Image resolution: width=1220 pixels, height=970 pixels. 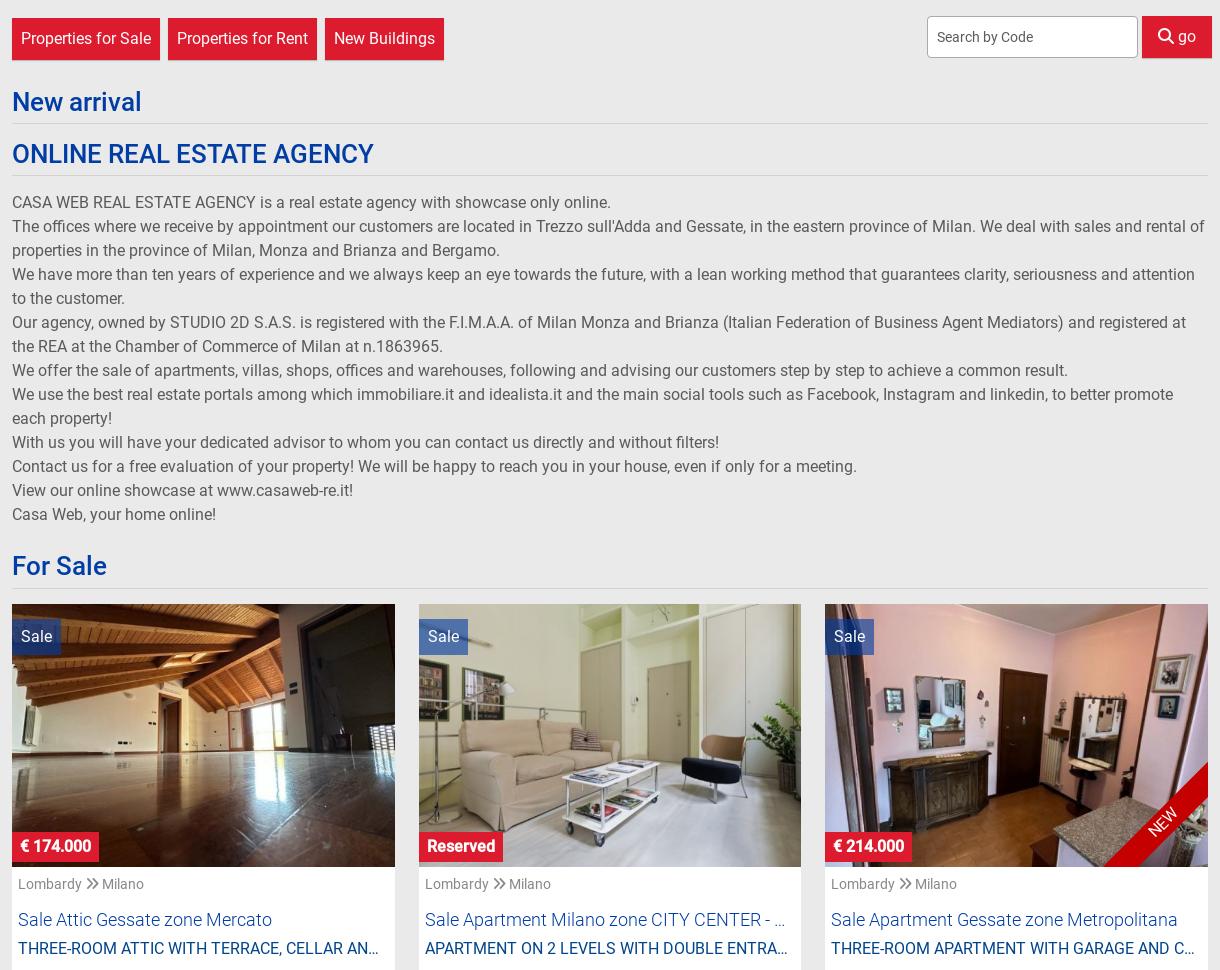 What do you see at coordinates (173, 91) in the screenshot?
I see `'Sale Rustic Gessate  zone Centro Storico'` at bounding box center [173, 91].